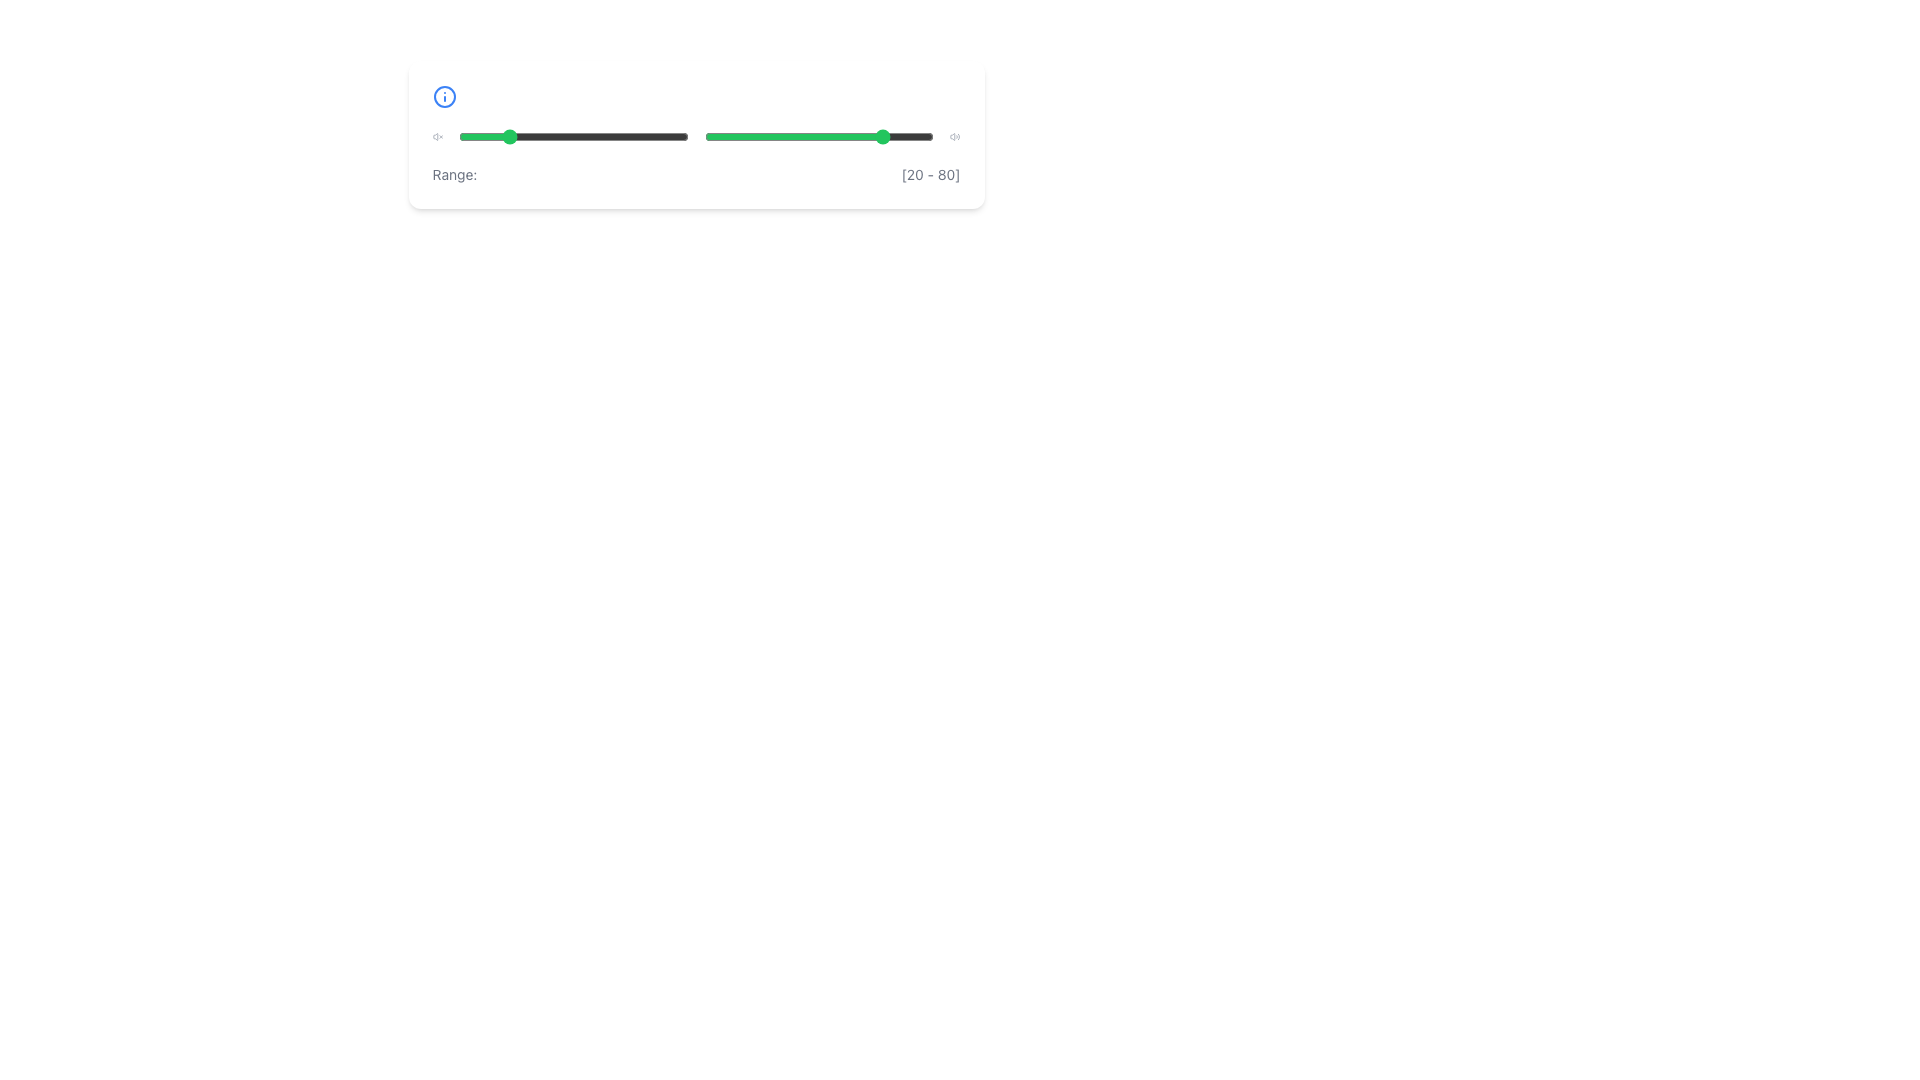 This screenshot has width=1920, height=1080. I want to click on the slider value, so click(776, 136).